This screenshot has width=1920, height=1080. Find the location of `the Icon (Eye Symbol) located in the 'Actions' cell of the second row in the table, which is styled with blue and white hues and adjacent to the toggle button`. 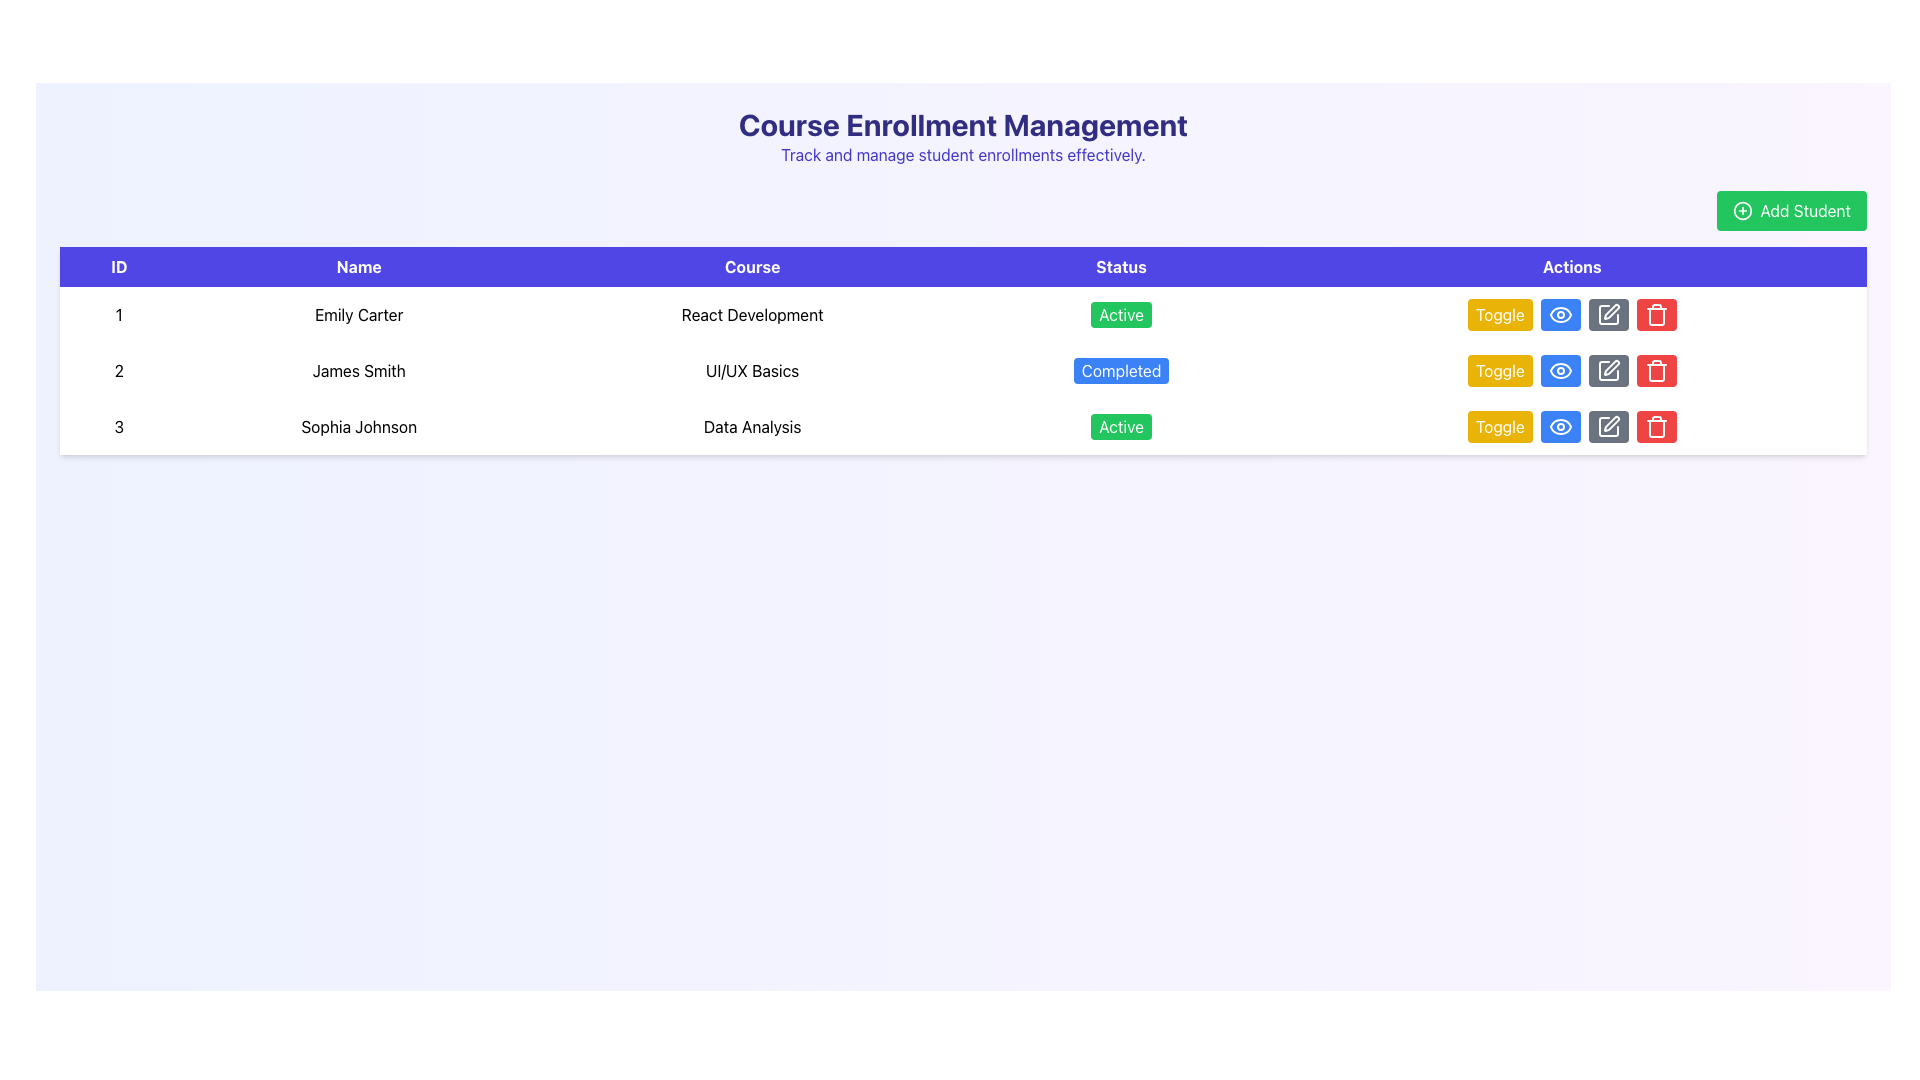

the Icon (Eye Symbol) located in the 'Actions' cell of the second row in the table, which is styled with blue and white hues and adjacent to the toggle button is located at coordinates (1559, 370).